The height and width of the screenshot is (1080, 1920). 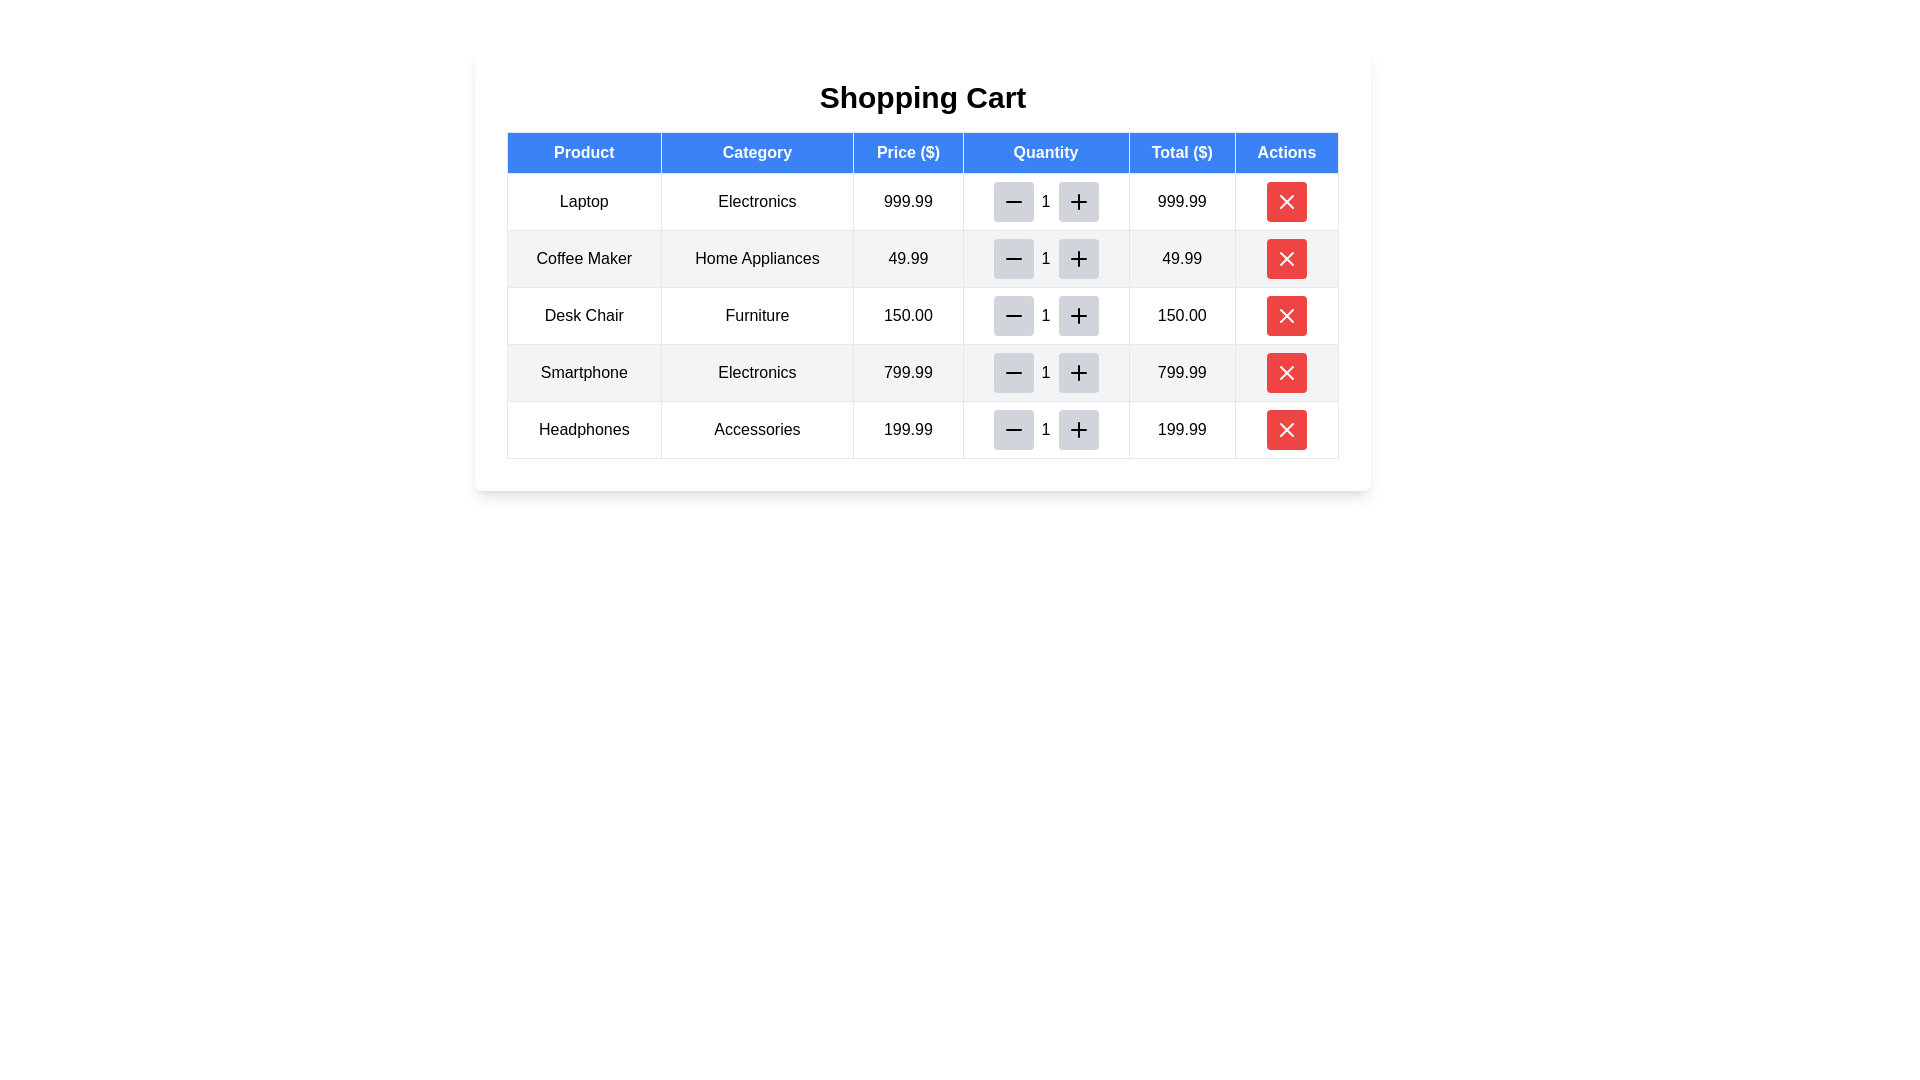 I want to click on text 'Price ($)' from the Column Header that indicates the prices in dollars, which is the third column header in the table, located centrally under the 'Shopping Cart' title, so click(x=921, y=152).